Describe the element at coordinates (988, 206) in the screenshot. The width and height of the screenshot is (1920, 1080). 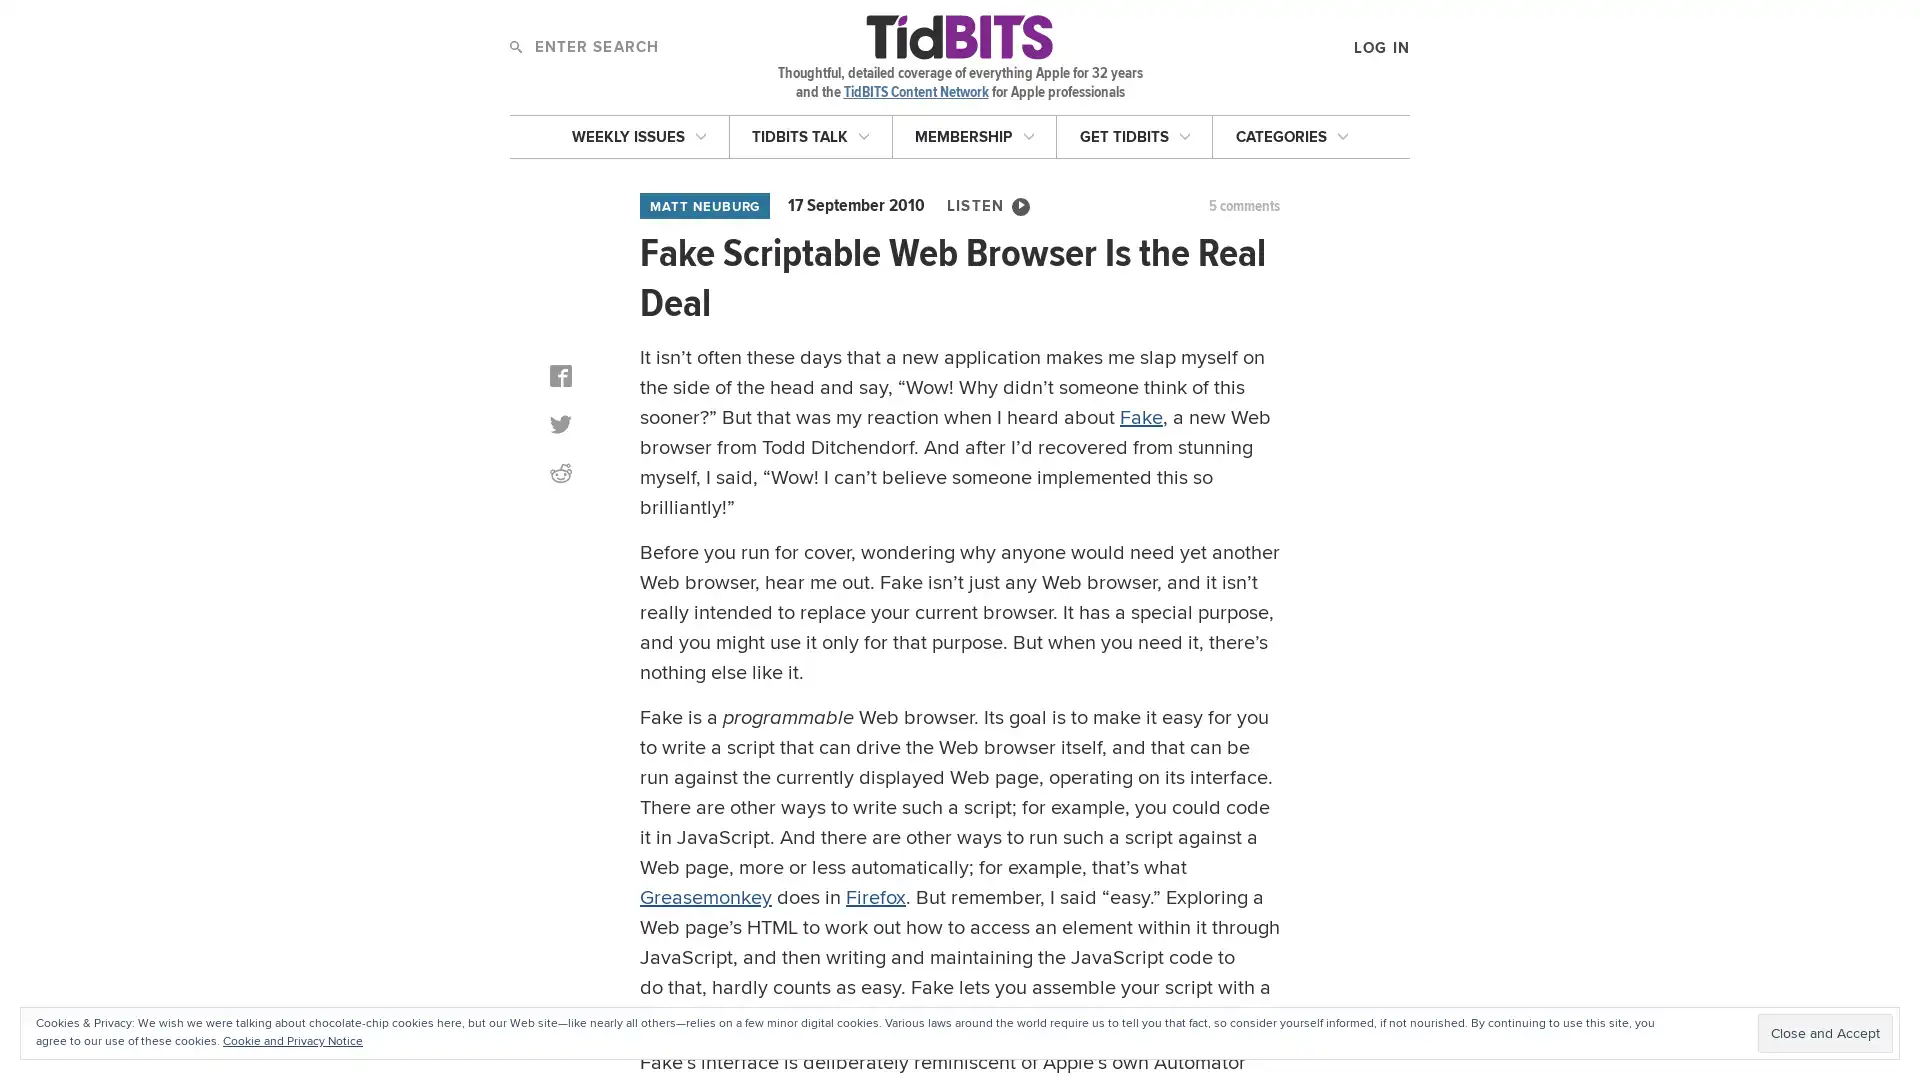
I see `LISTEN` at that location.